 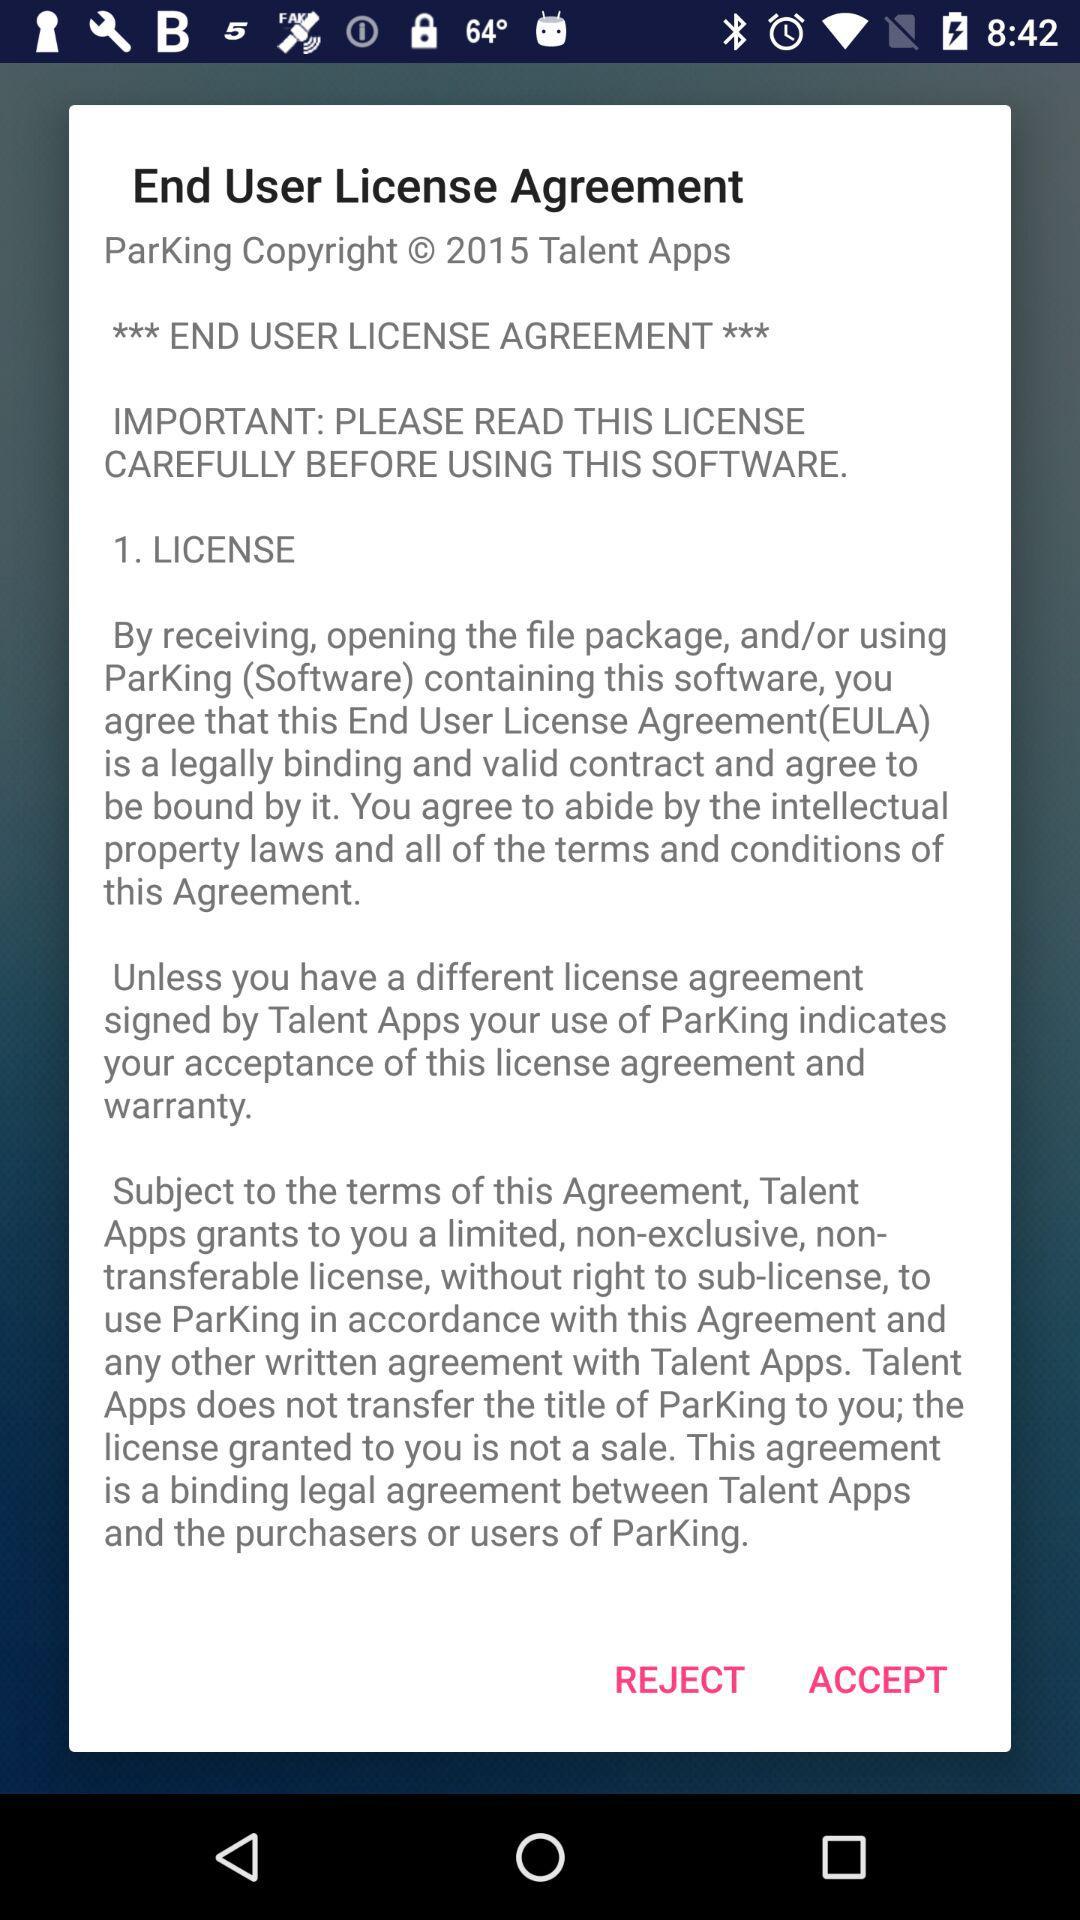 I want to click on the reject item, so click(x=678, y=1678).